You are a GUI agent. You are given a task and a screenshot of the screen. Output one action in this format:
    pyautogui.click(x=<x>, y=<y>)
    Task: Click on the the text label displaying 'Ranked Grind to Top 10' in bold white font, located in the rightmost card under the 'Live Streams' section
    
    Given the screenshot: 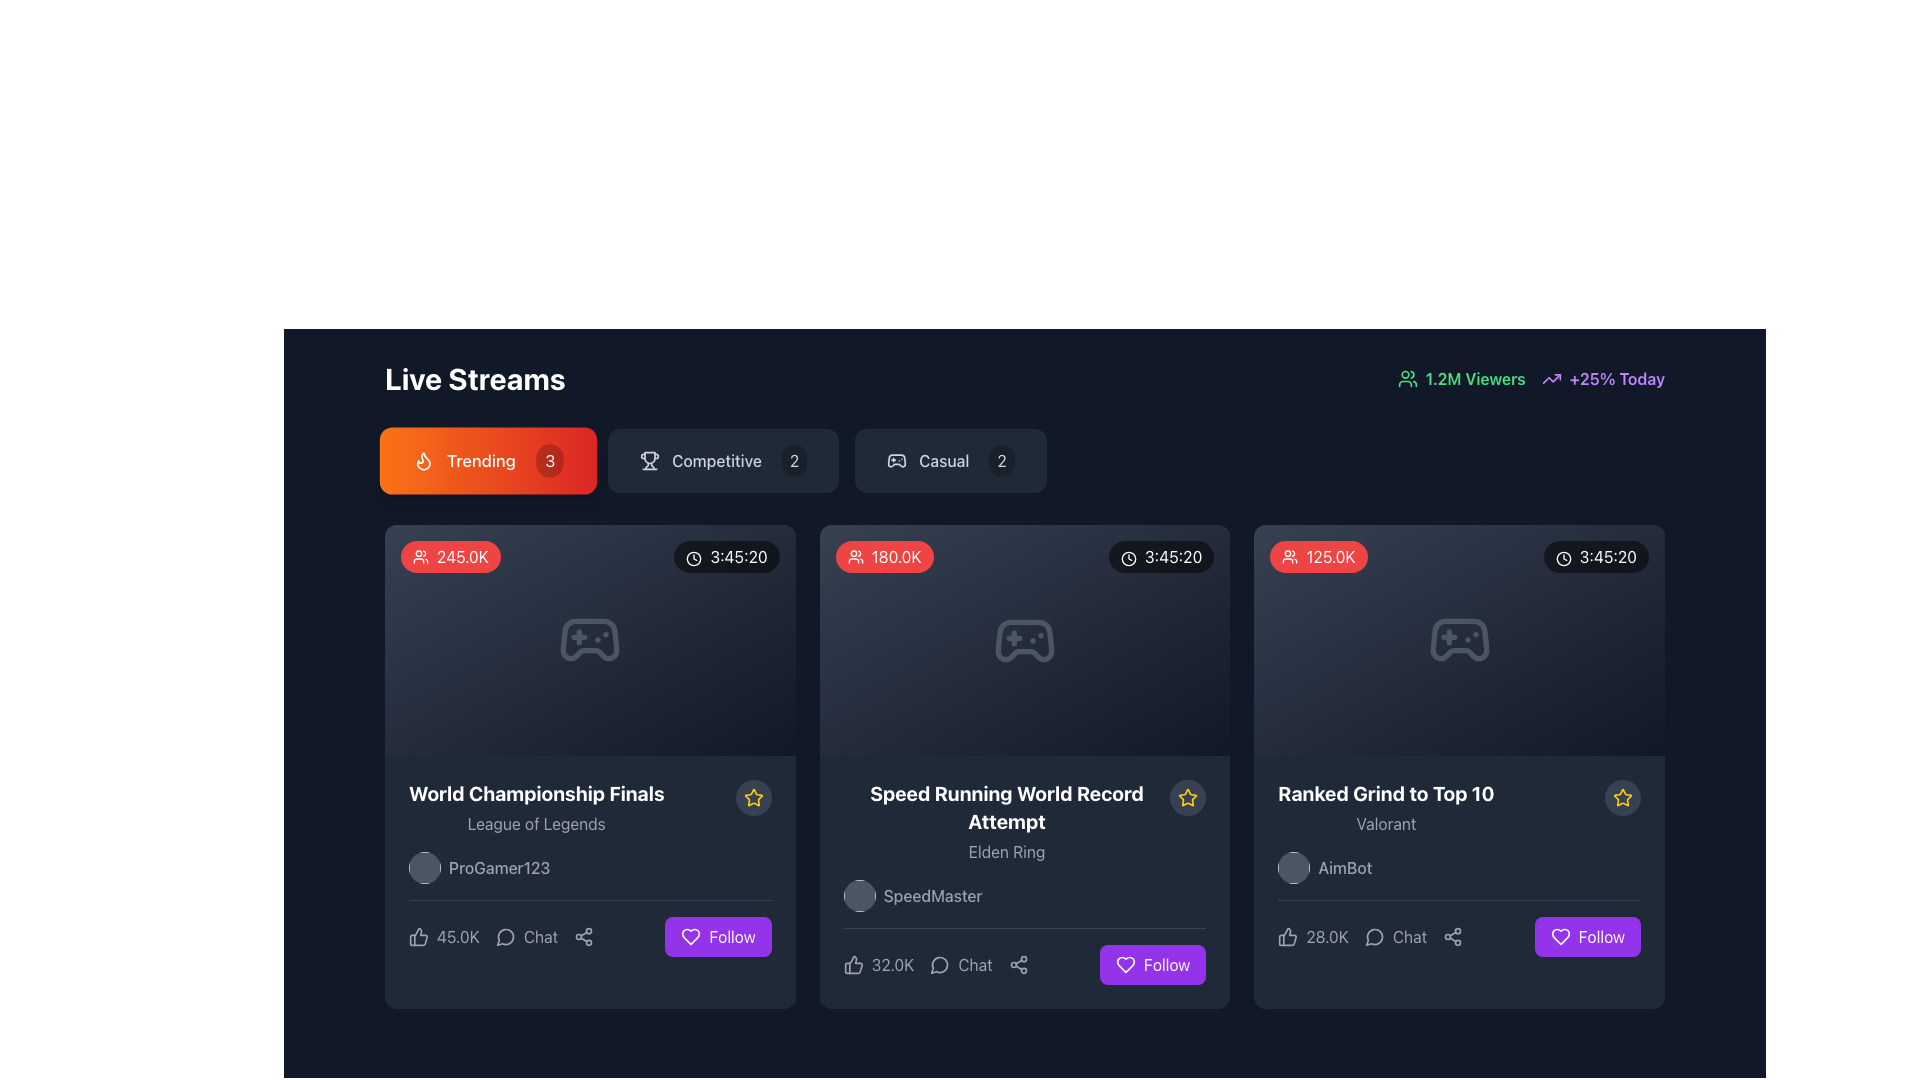 What is the action you would take?
    pyautogui.click(x=1385, y=793)
    